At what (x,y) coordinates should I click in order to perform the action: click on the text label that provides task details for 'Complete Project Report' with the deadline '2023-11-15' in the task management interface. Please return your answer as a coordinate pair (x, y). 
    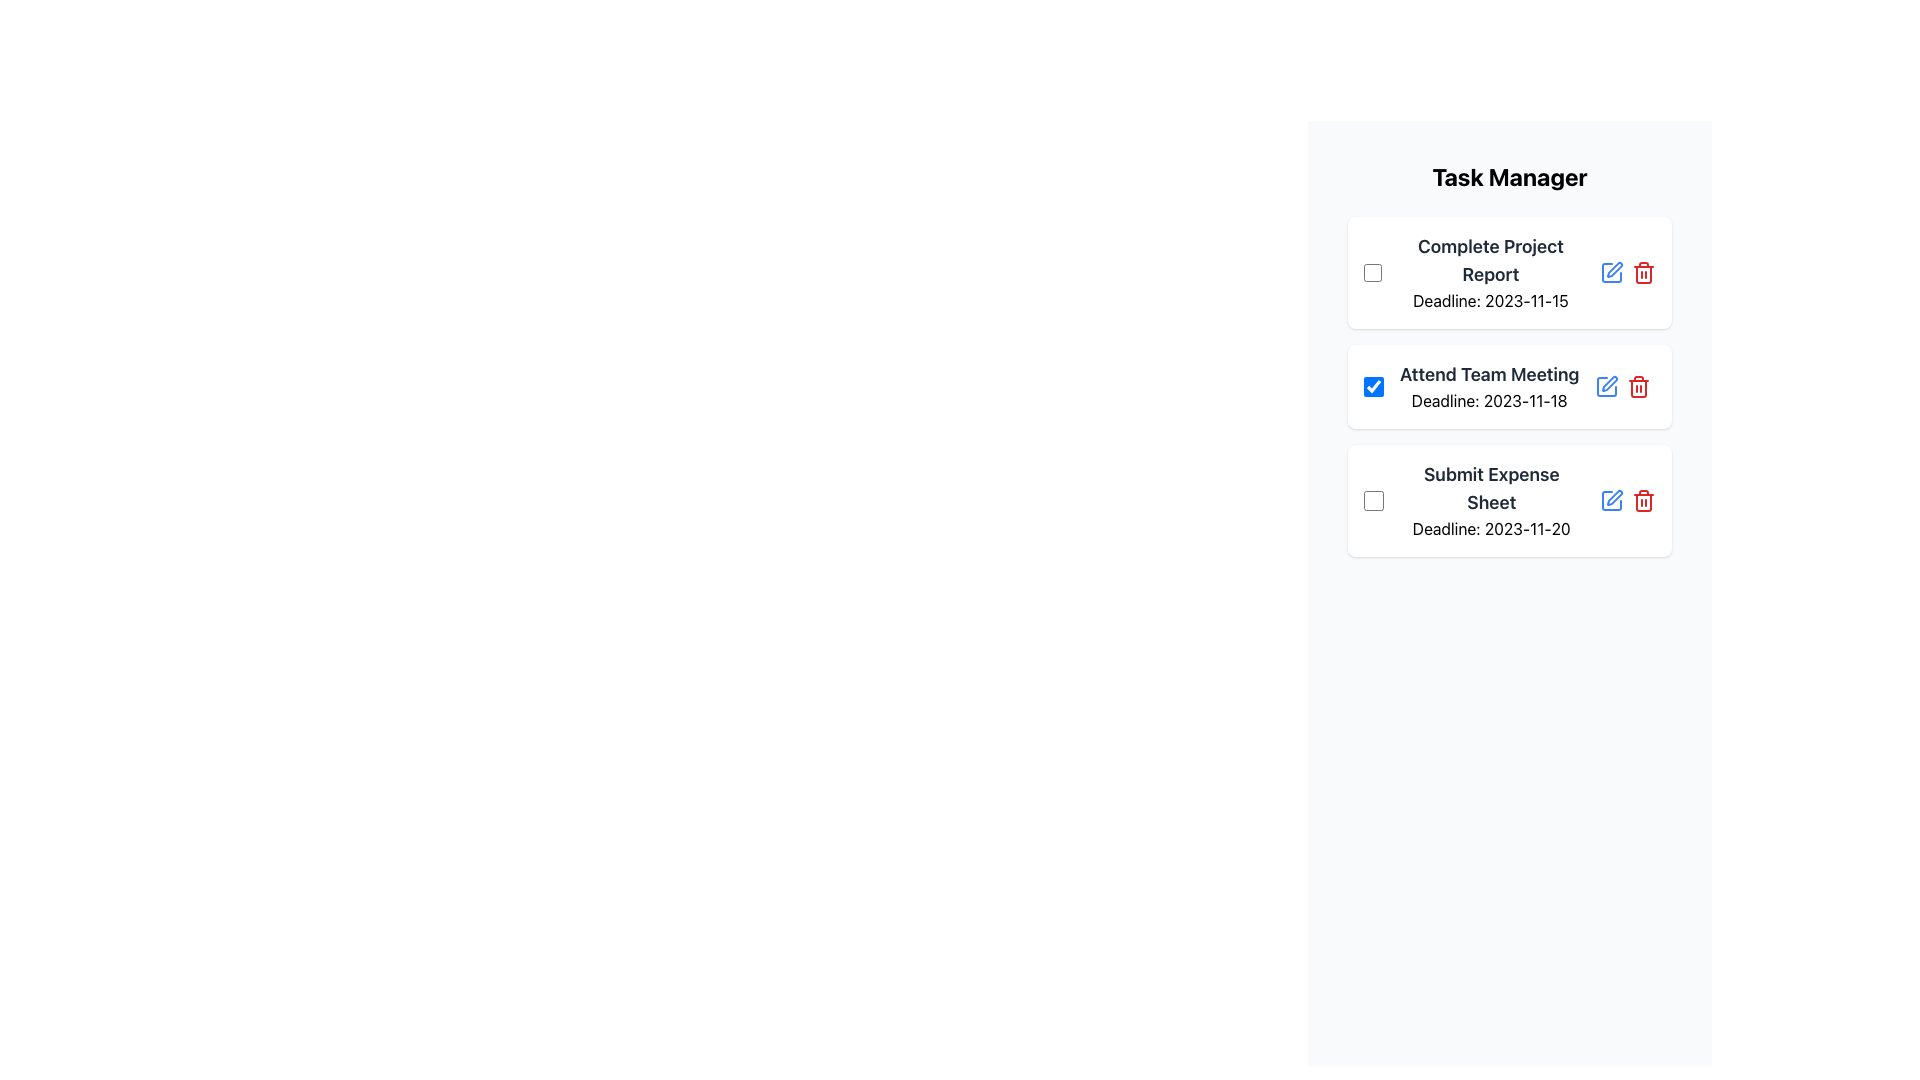
    Looking at the image, I should click on (1491, 273).